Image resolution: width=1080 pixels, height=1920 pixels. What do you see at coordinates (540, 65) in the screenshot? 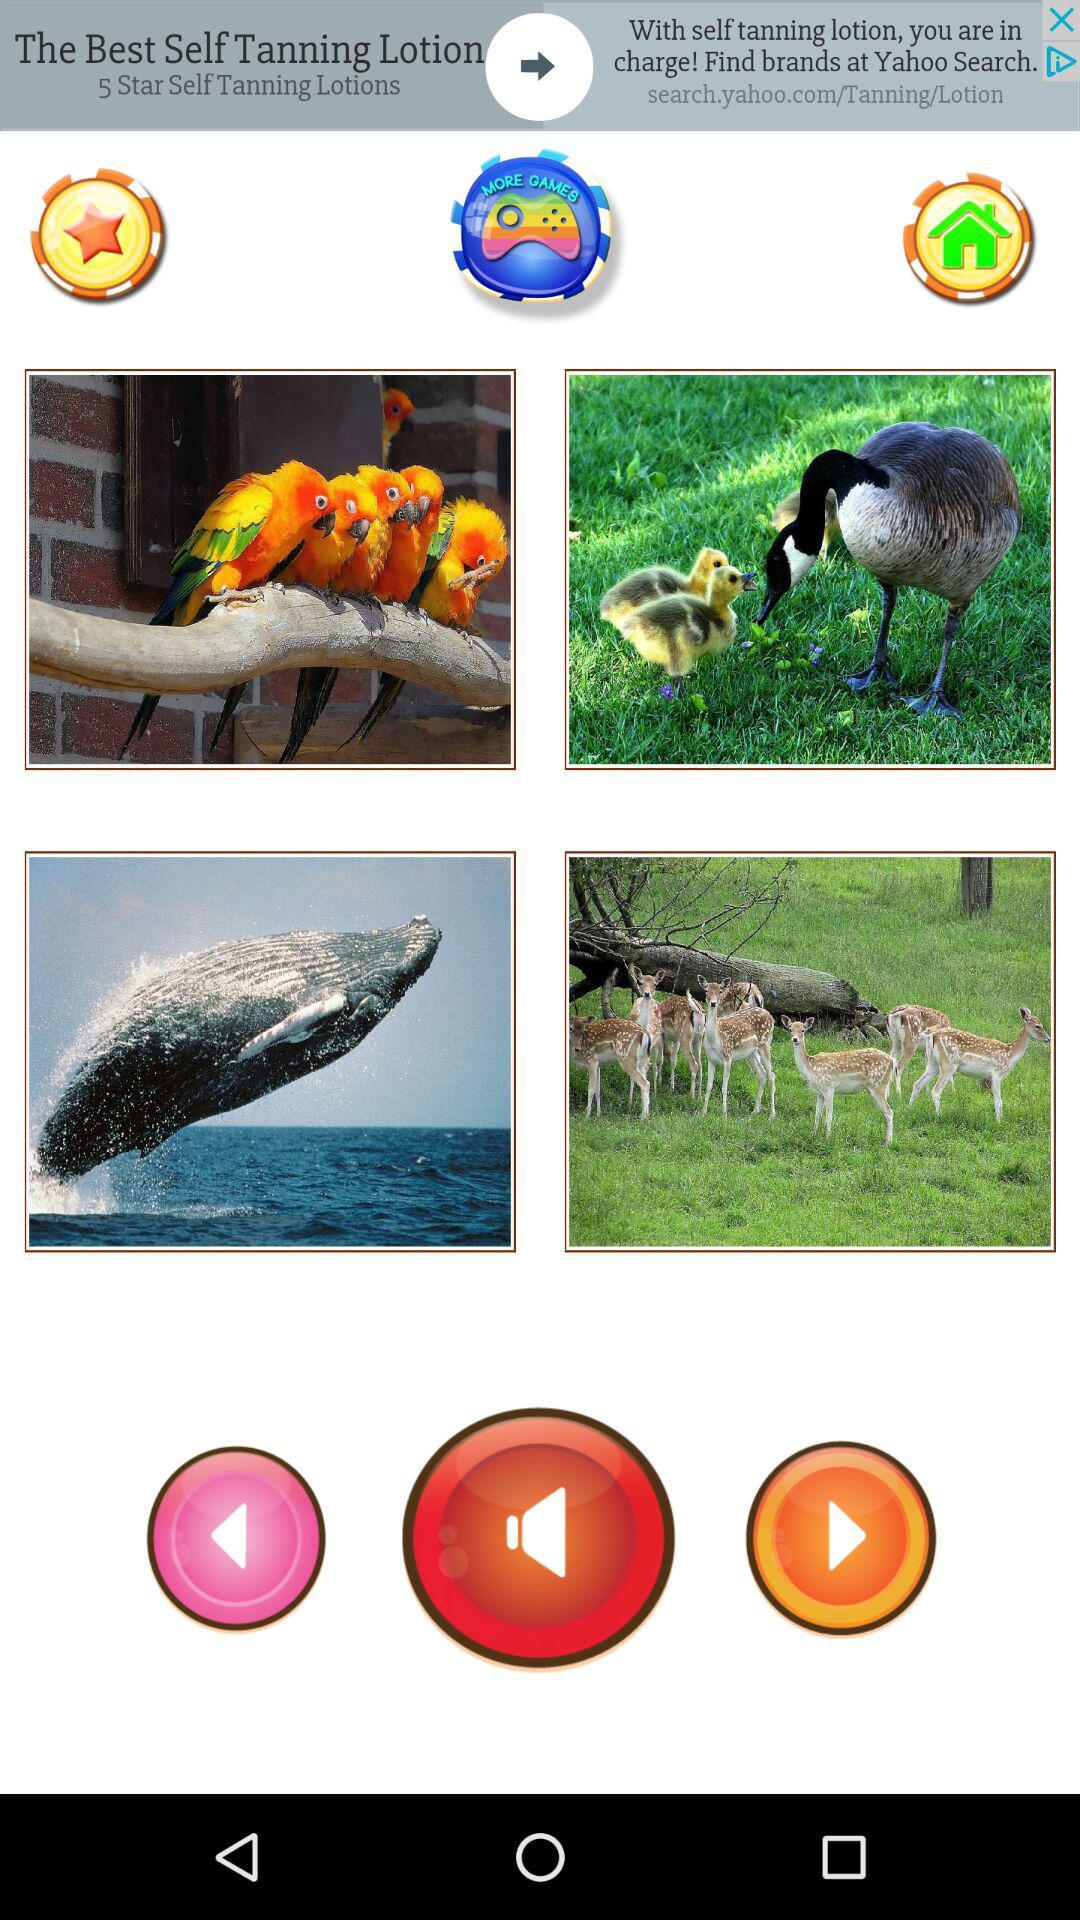
I see `open advertisement` at bounding box center [540, 65].